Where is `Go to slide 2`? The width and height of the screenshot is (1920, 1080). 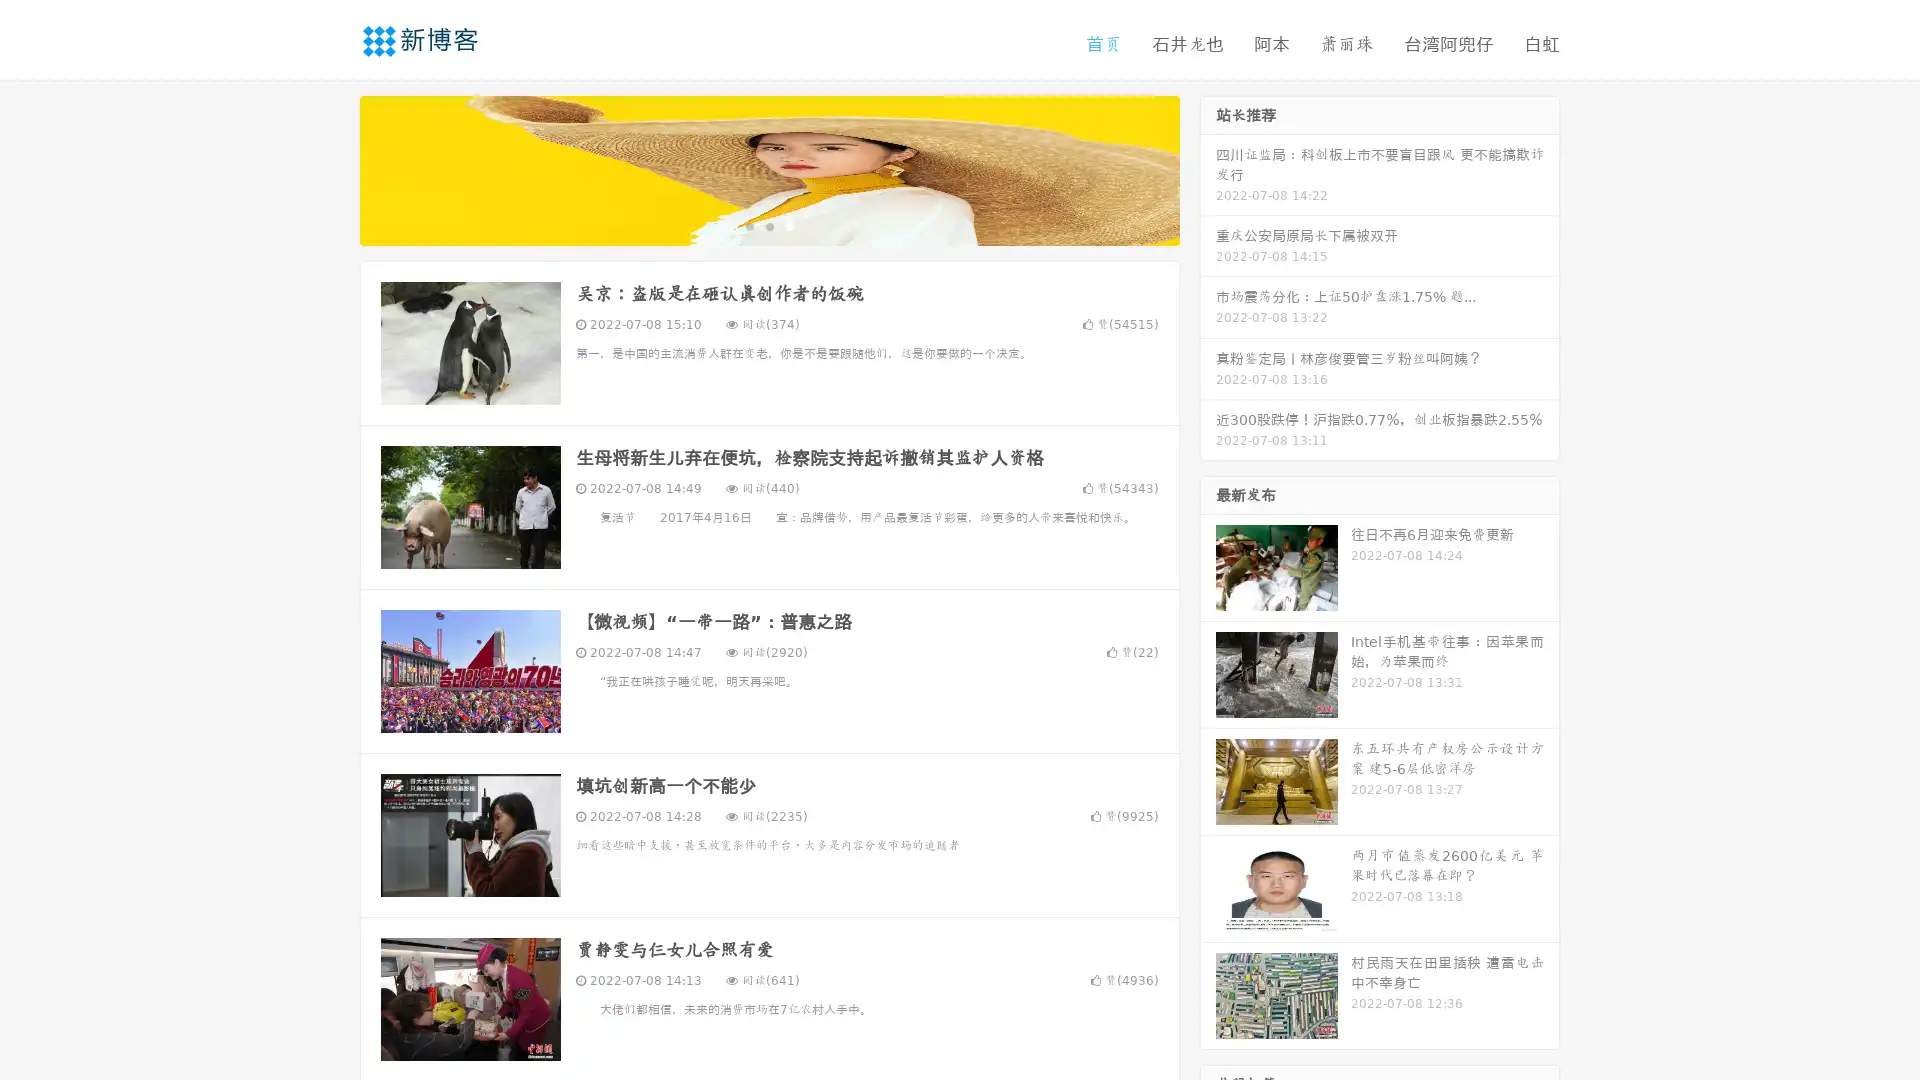
Go to slide 2 is located at coordinates (768, 225).